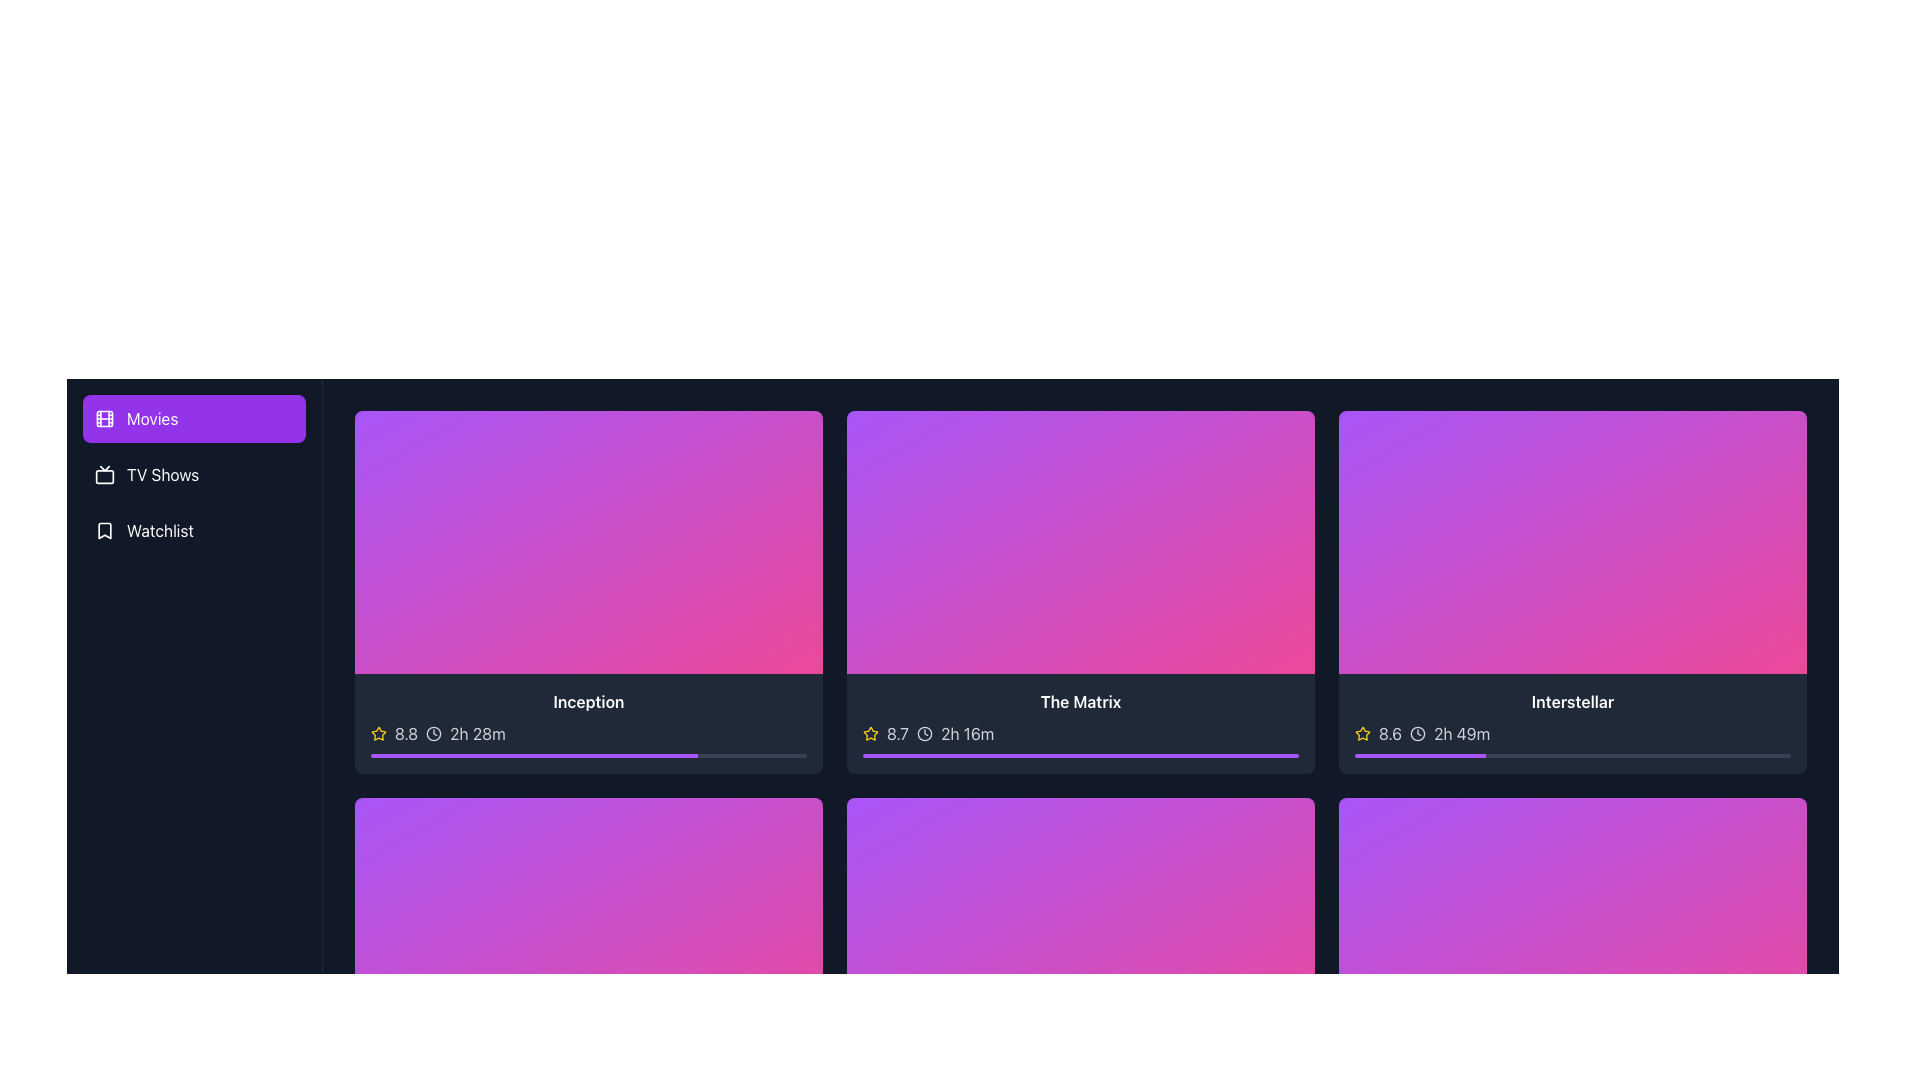  I want to click on the text label displaying '2h 28m' in light gray color, which is part of the movie metadata row under the thumbnail for 'Inception', so click(476, 734).